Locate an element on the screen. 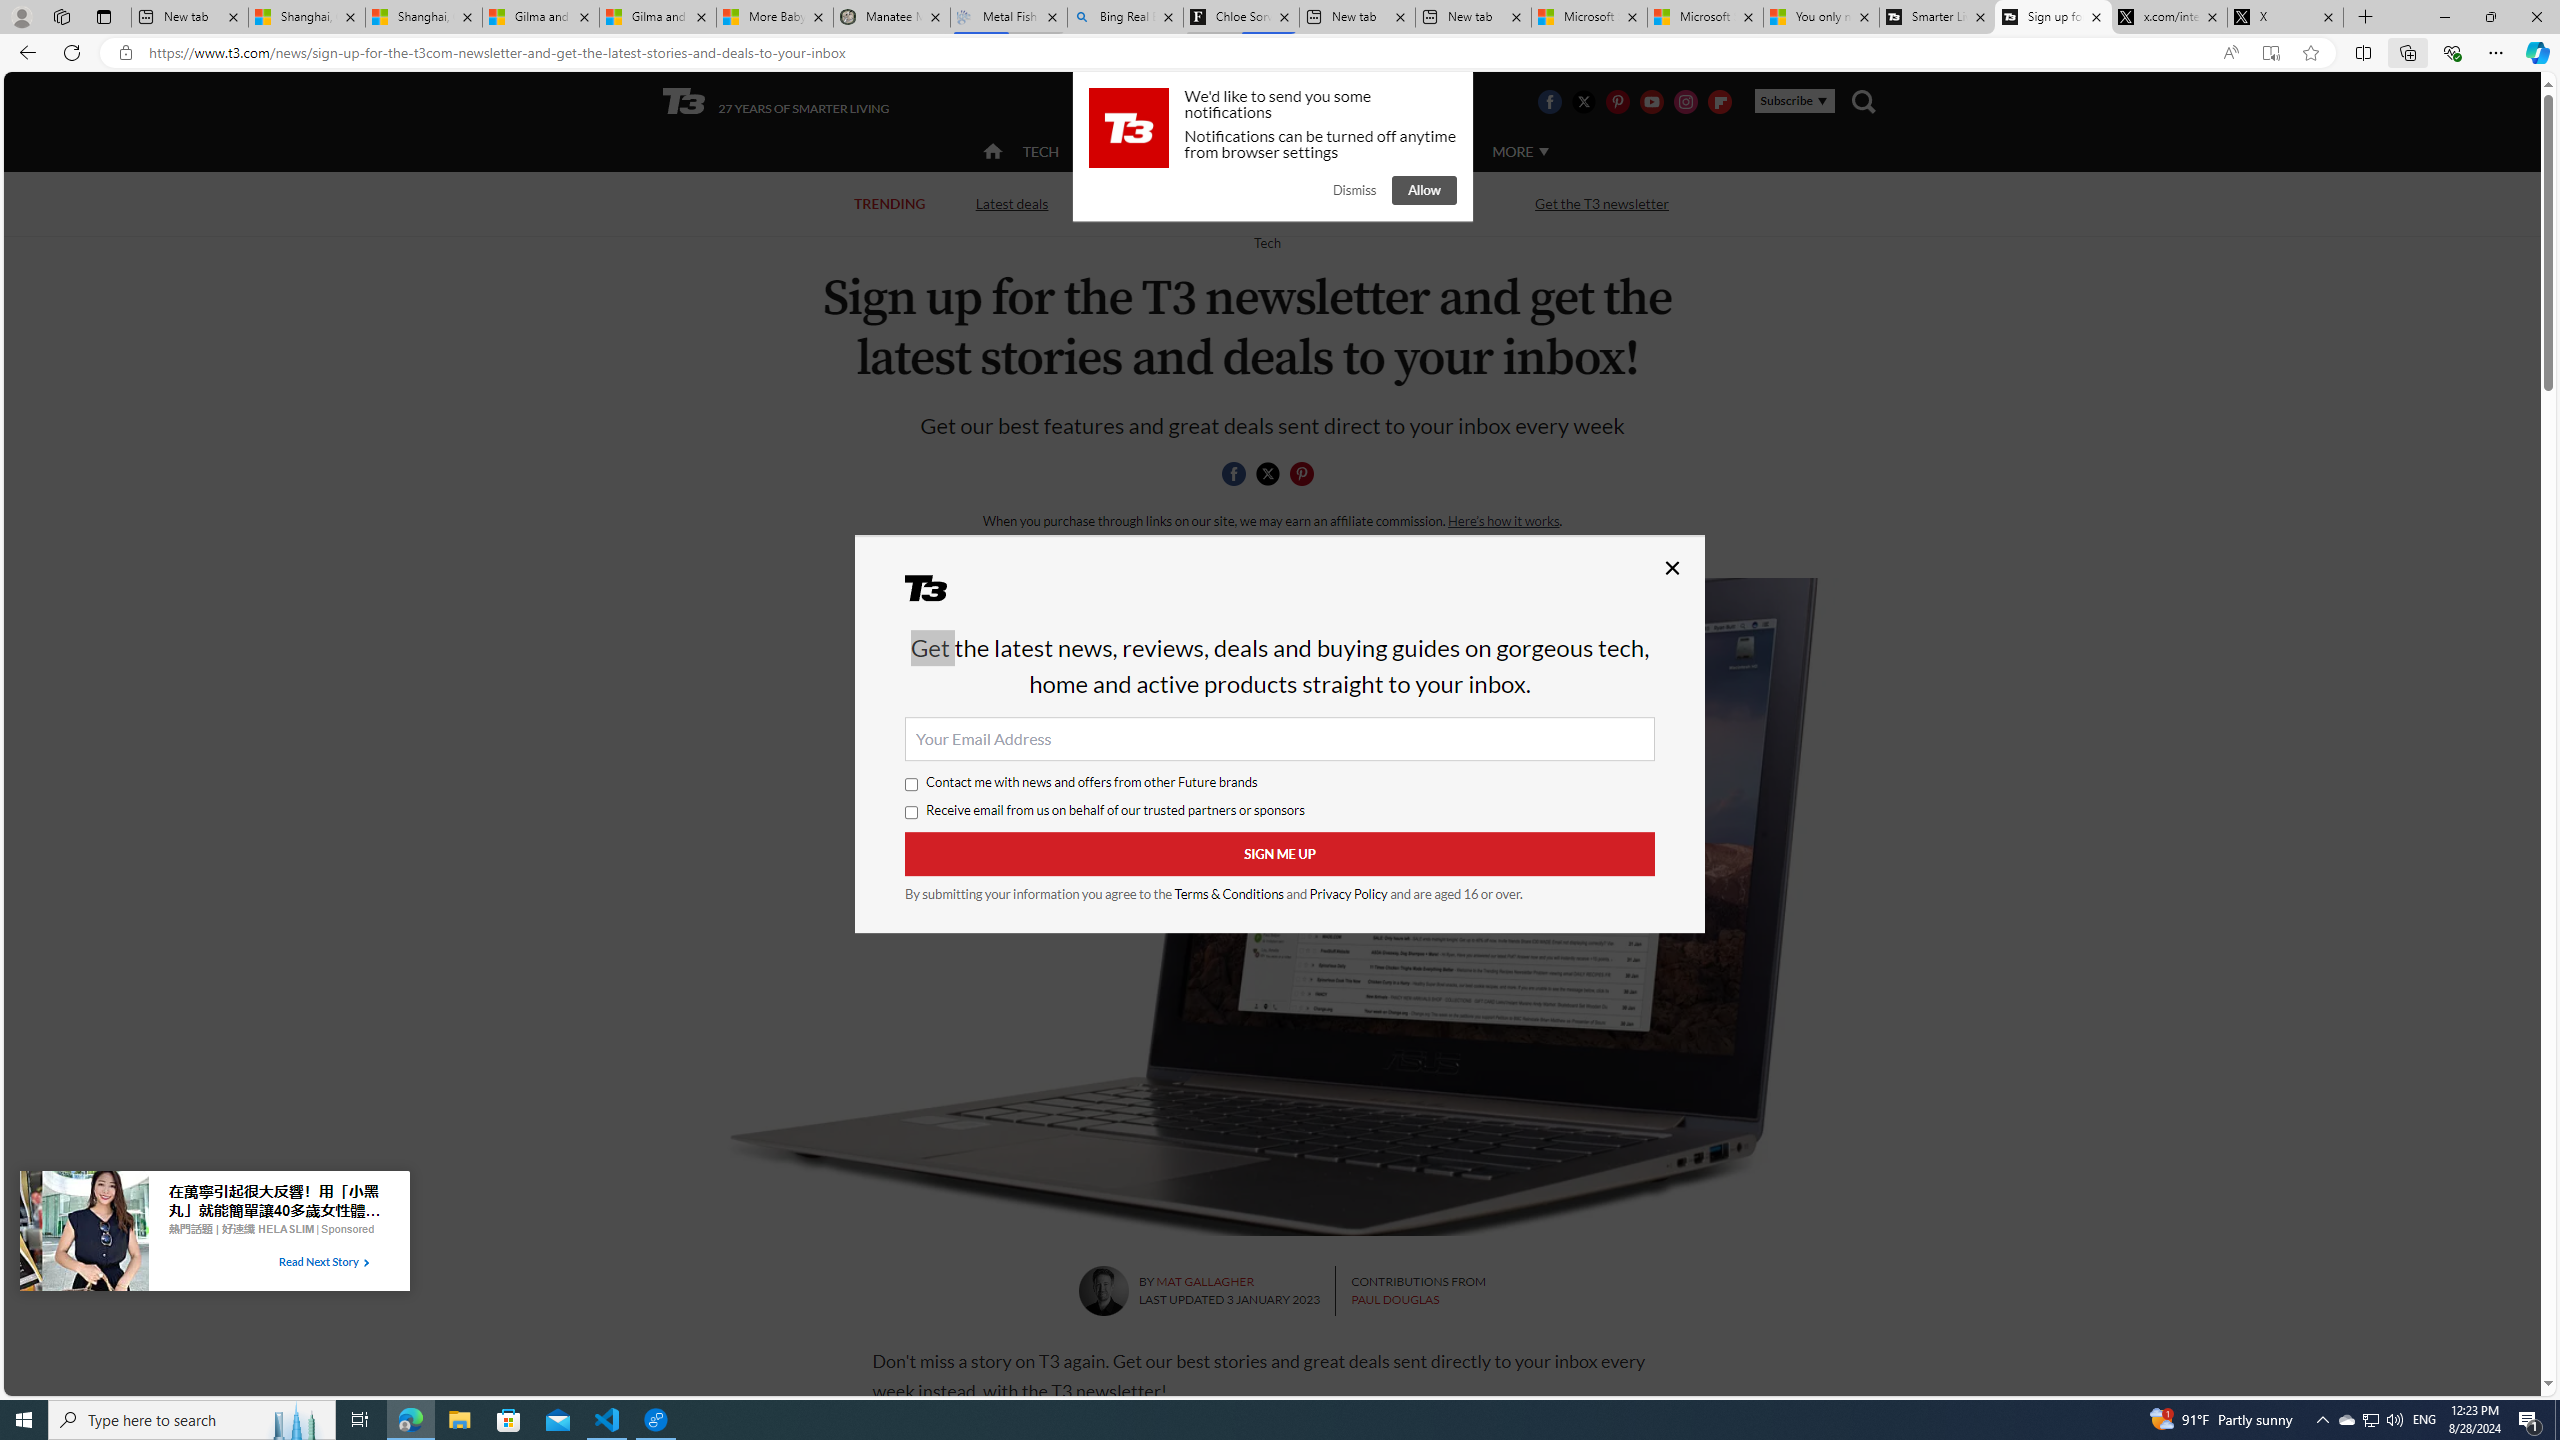  'Smarter Living | T3' is located at coordinates (1936, 16).